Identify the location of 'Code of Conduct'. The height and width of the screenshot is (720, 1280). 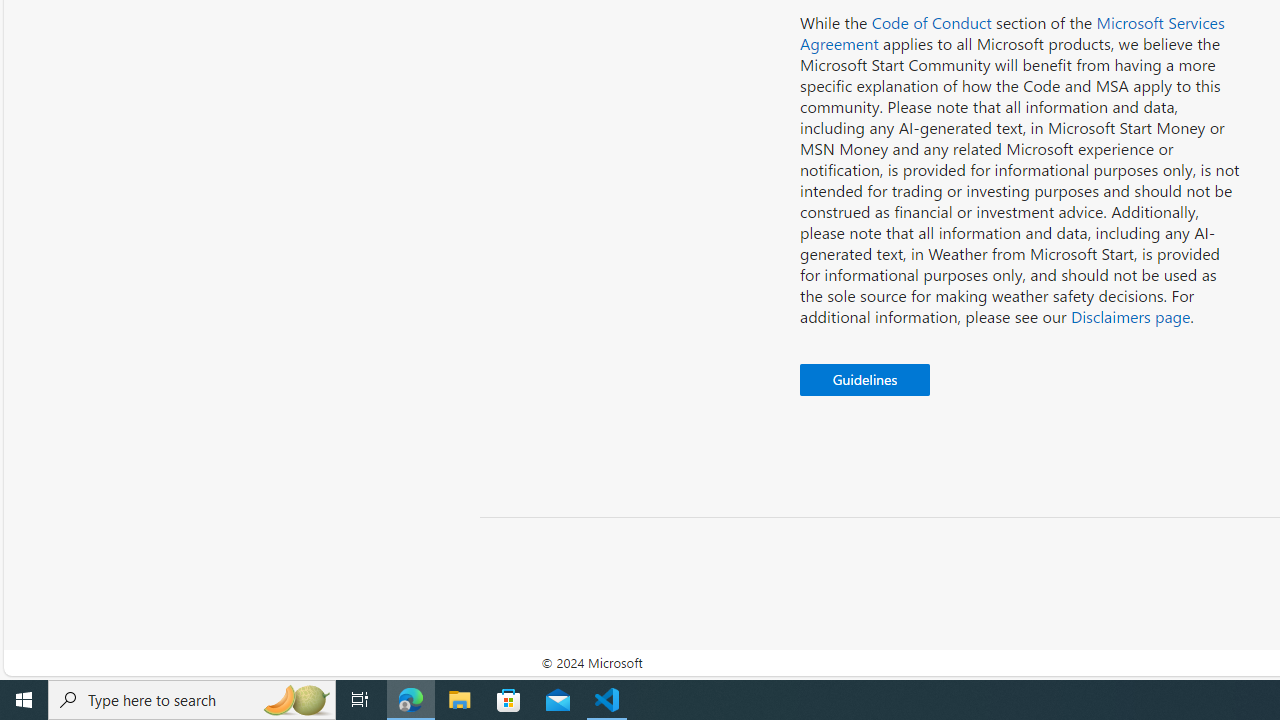
(930, 22).